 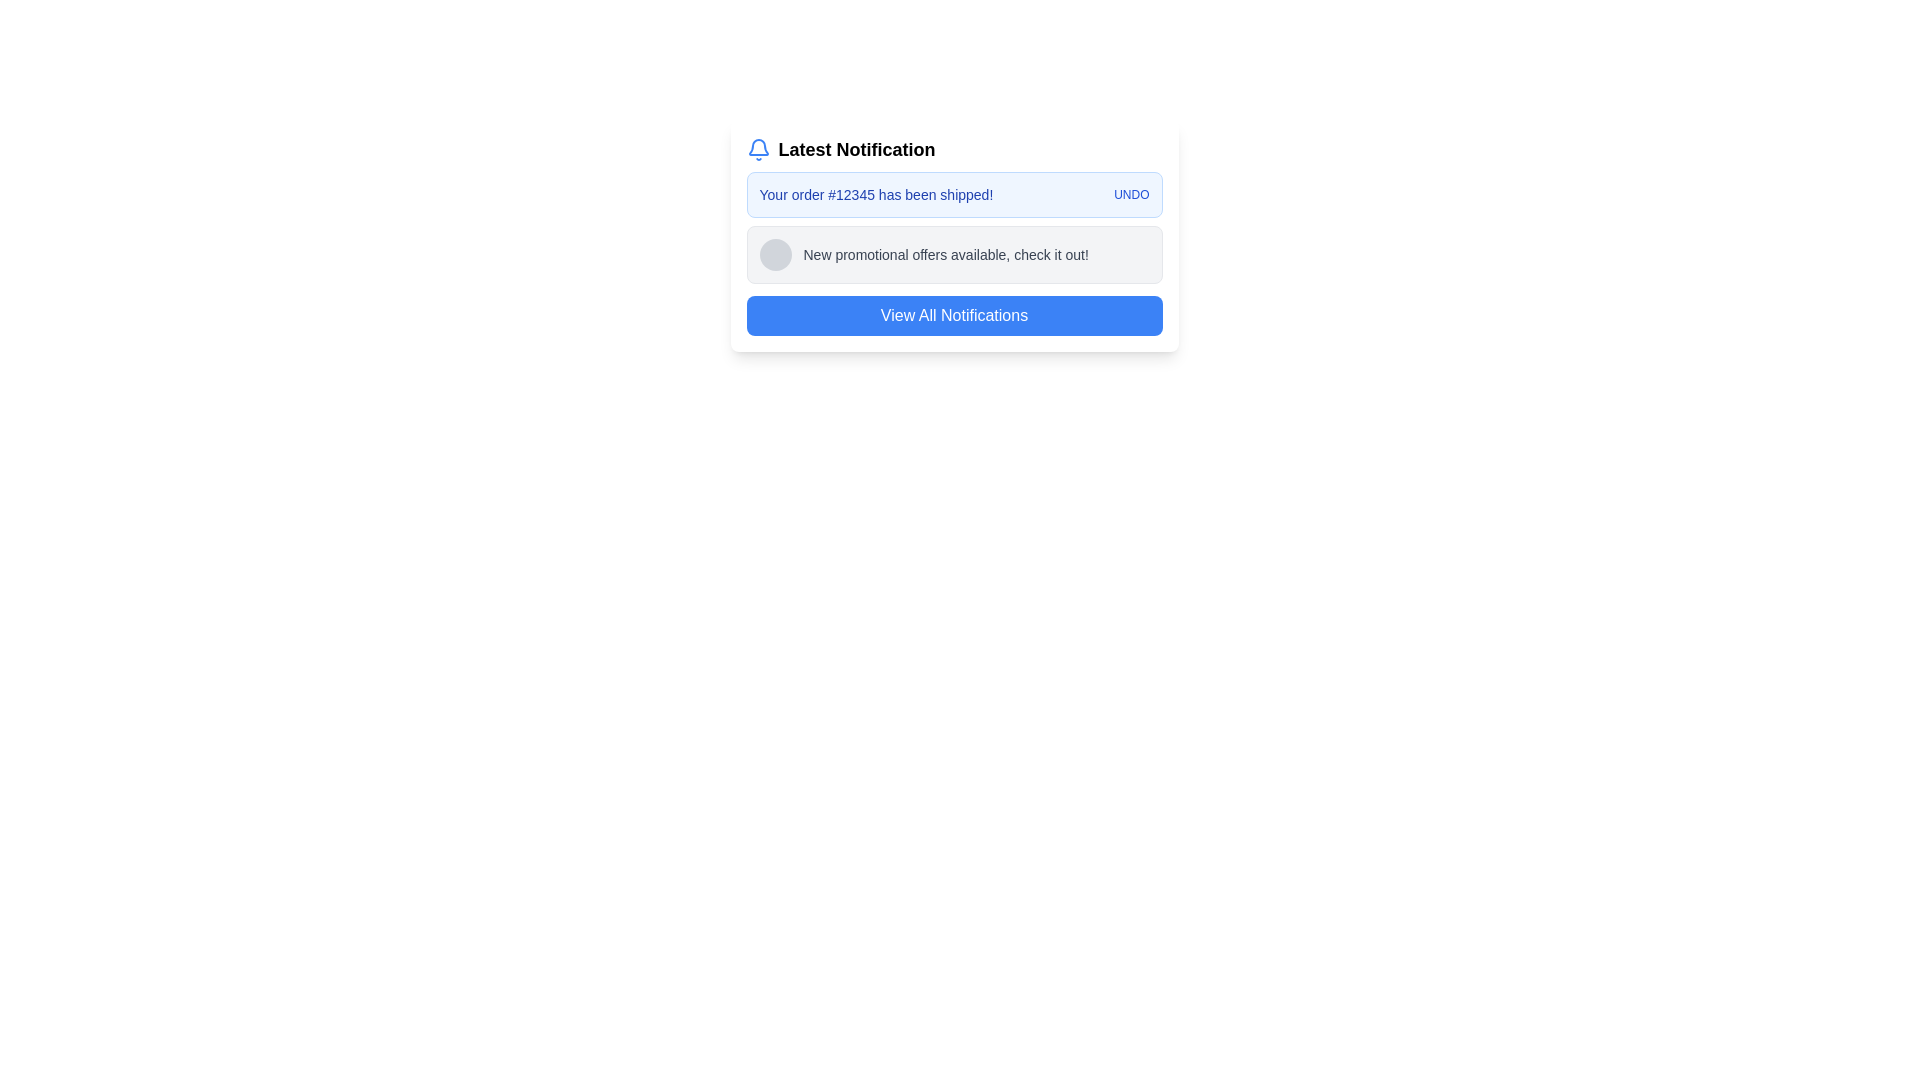 I want to click on the undo button located to the far right of the notification message 'Your order #12345 has been shipped!', so click(x=1131, y=195).